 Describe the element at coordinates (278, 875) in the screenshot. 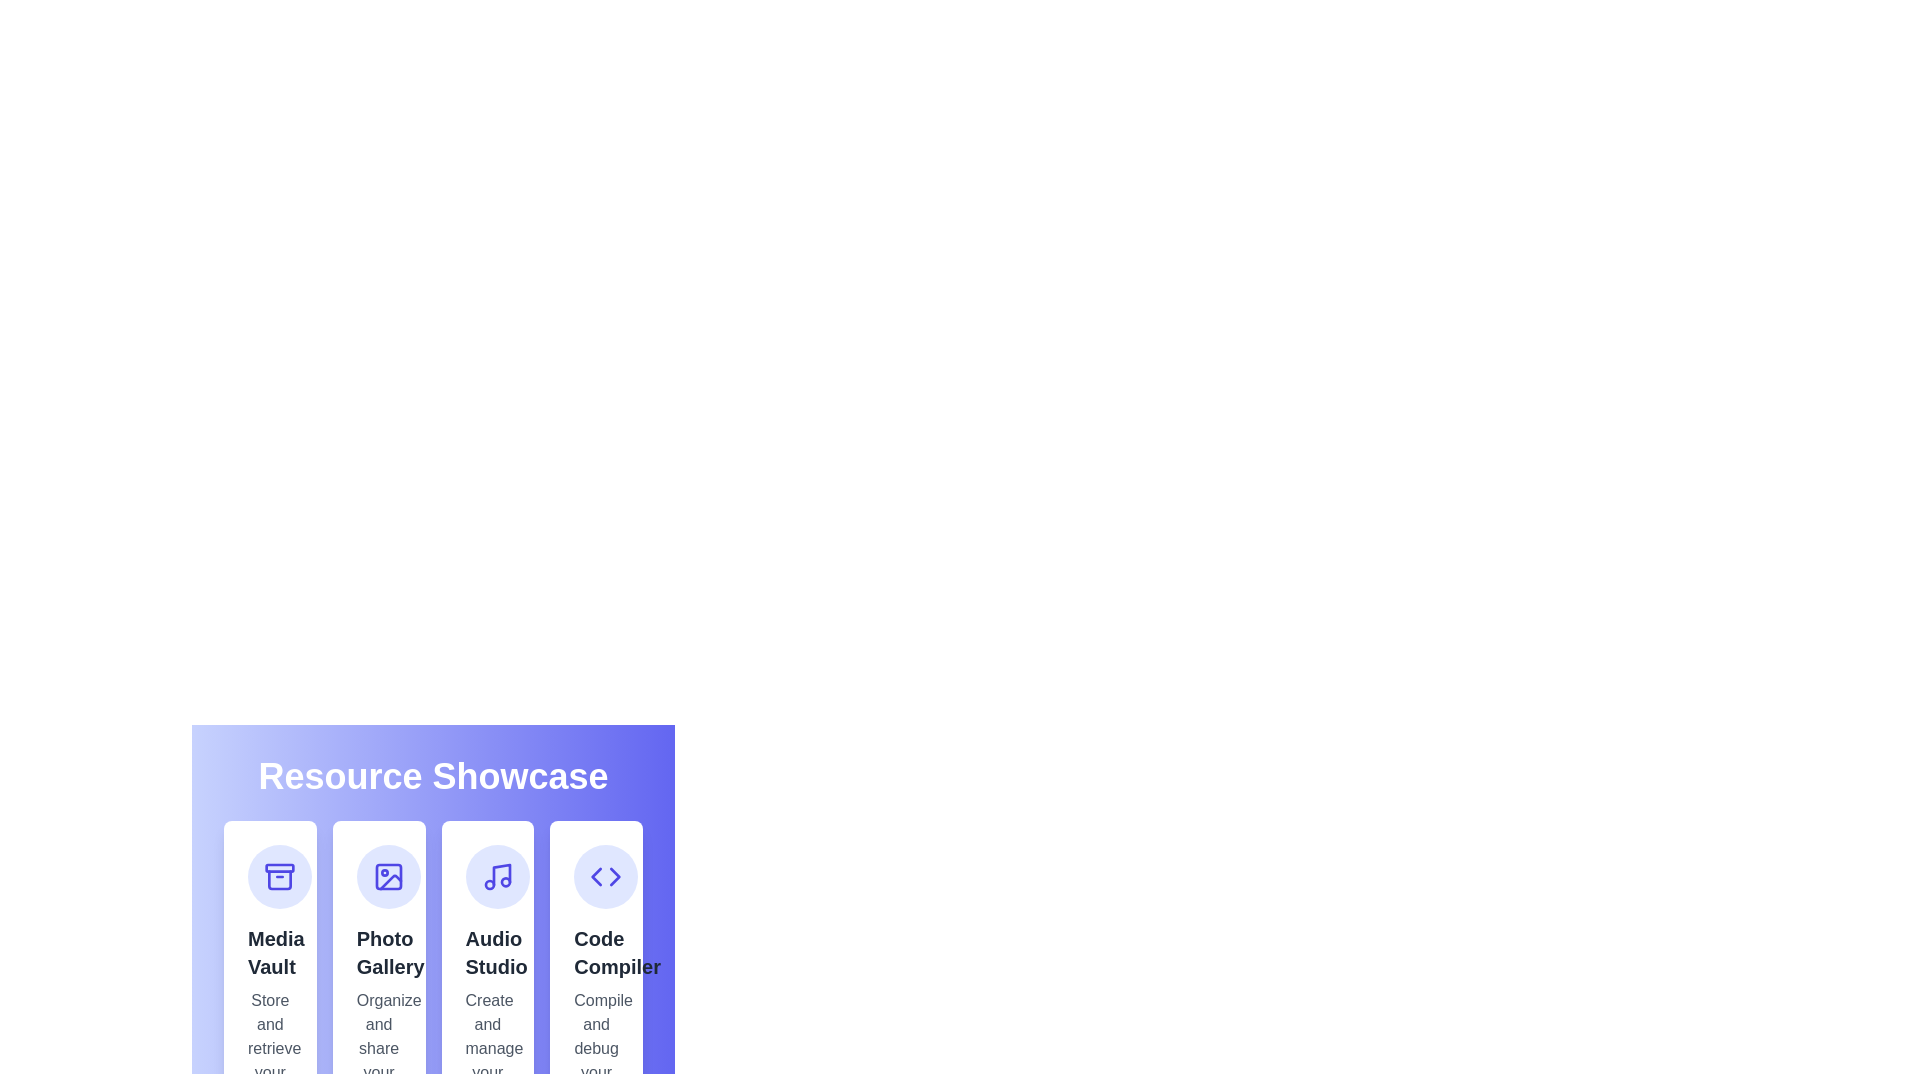

I see `the archive icon located within the first card section of the 'Resource Showcase' area, which is centered in a circular area` at that location.